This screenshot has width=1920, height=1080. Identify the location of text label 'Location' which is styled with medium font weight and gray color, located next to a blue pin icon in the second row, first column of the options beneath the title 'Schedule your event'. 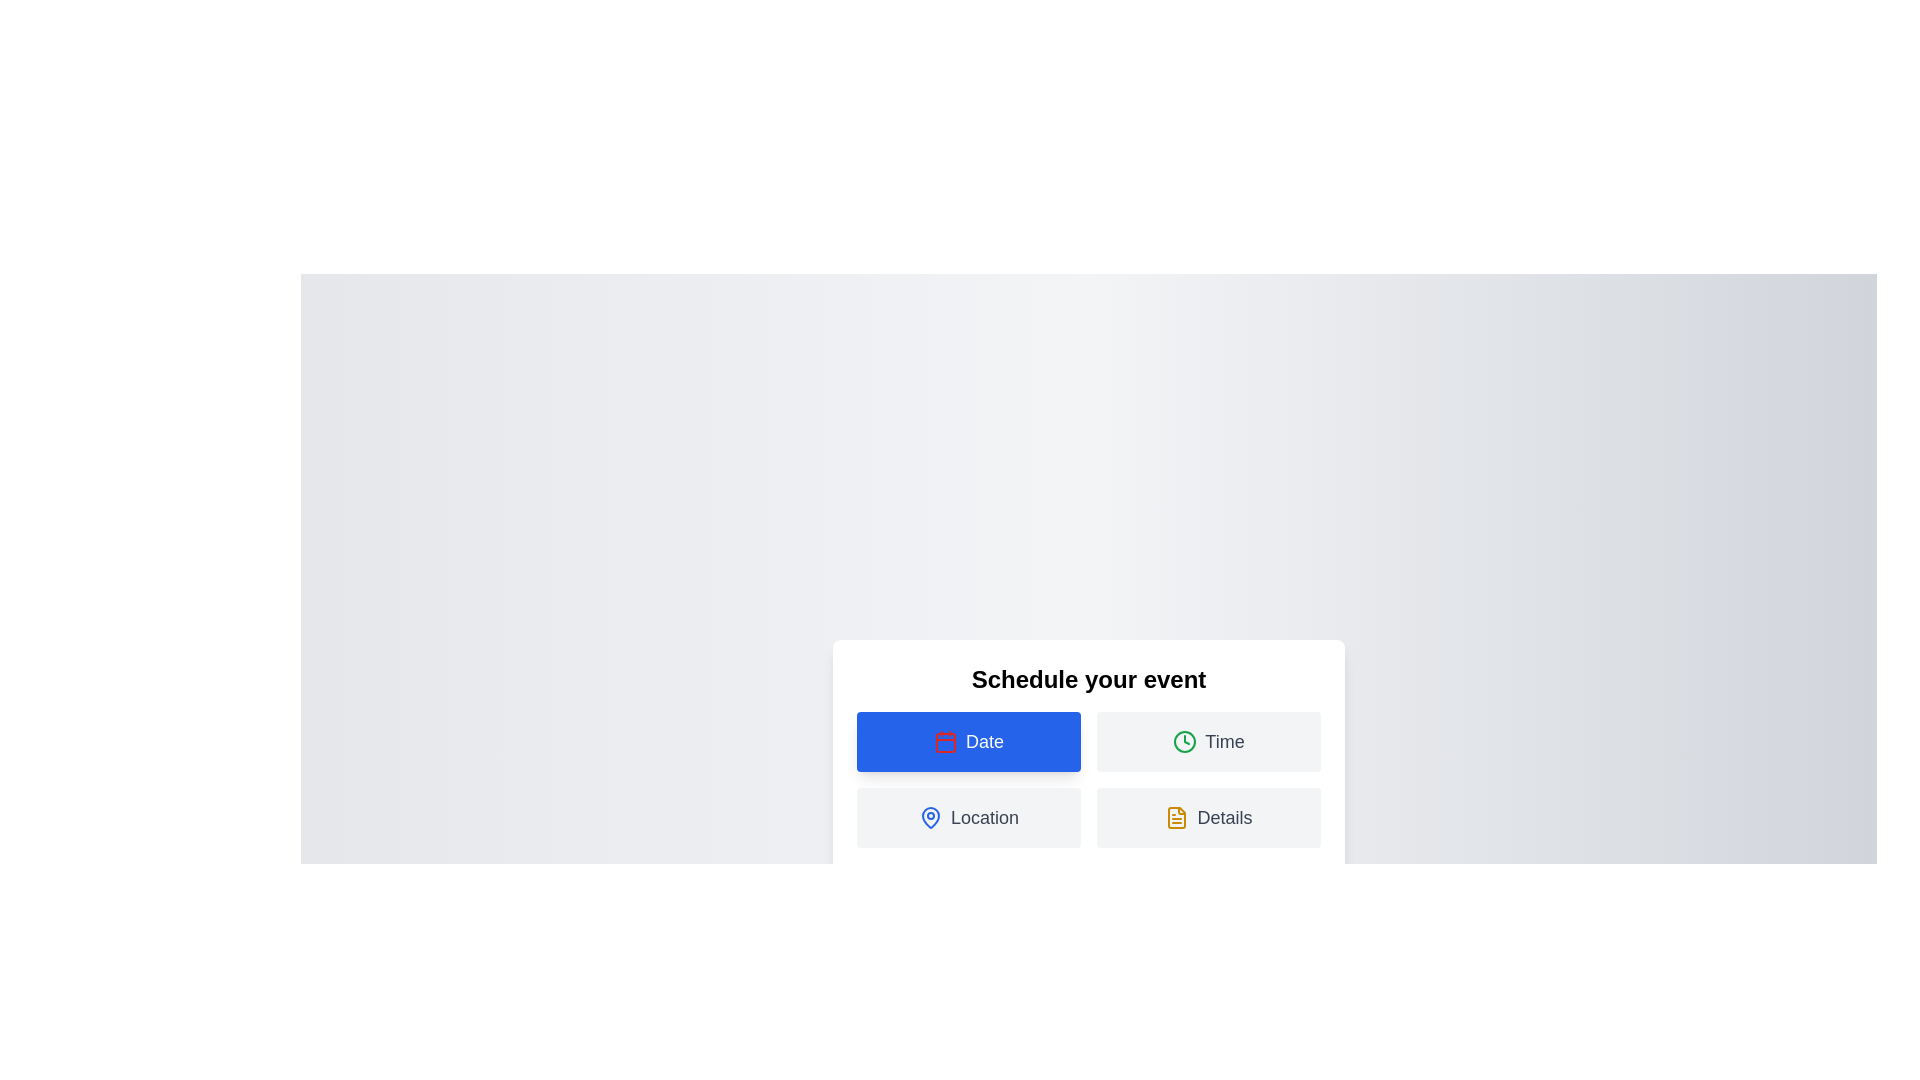
(984, 817).